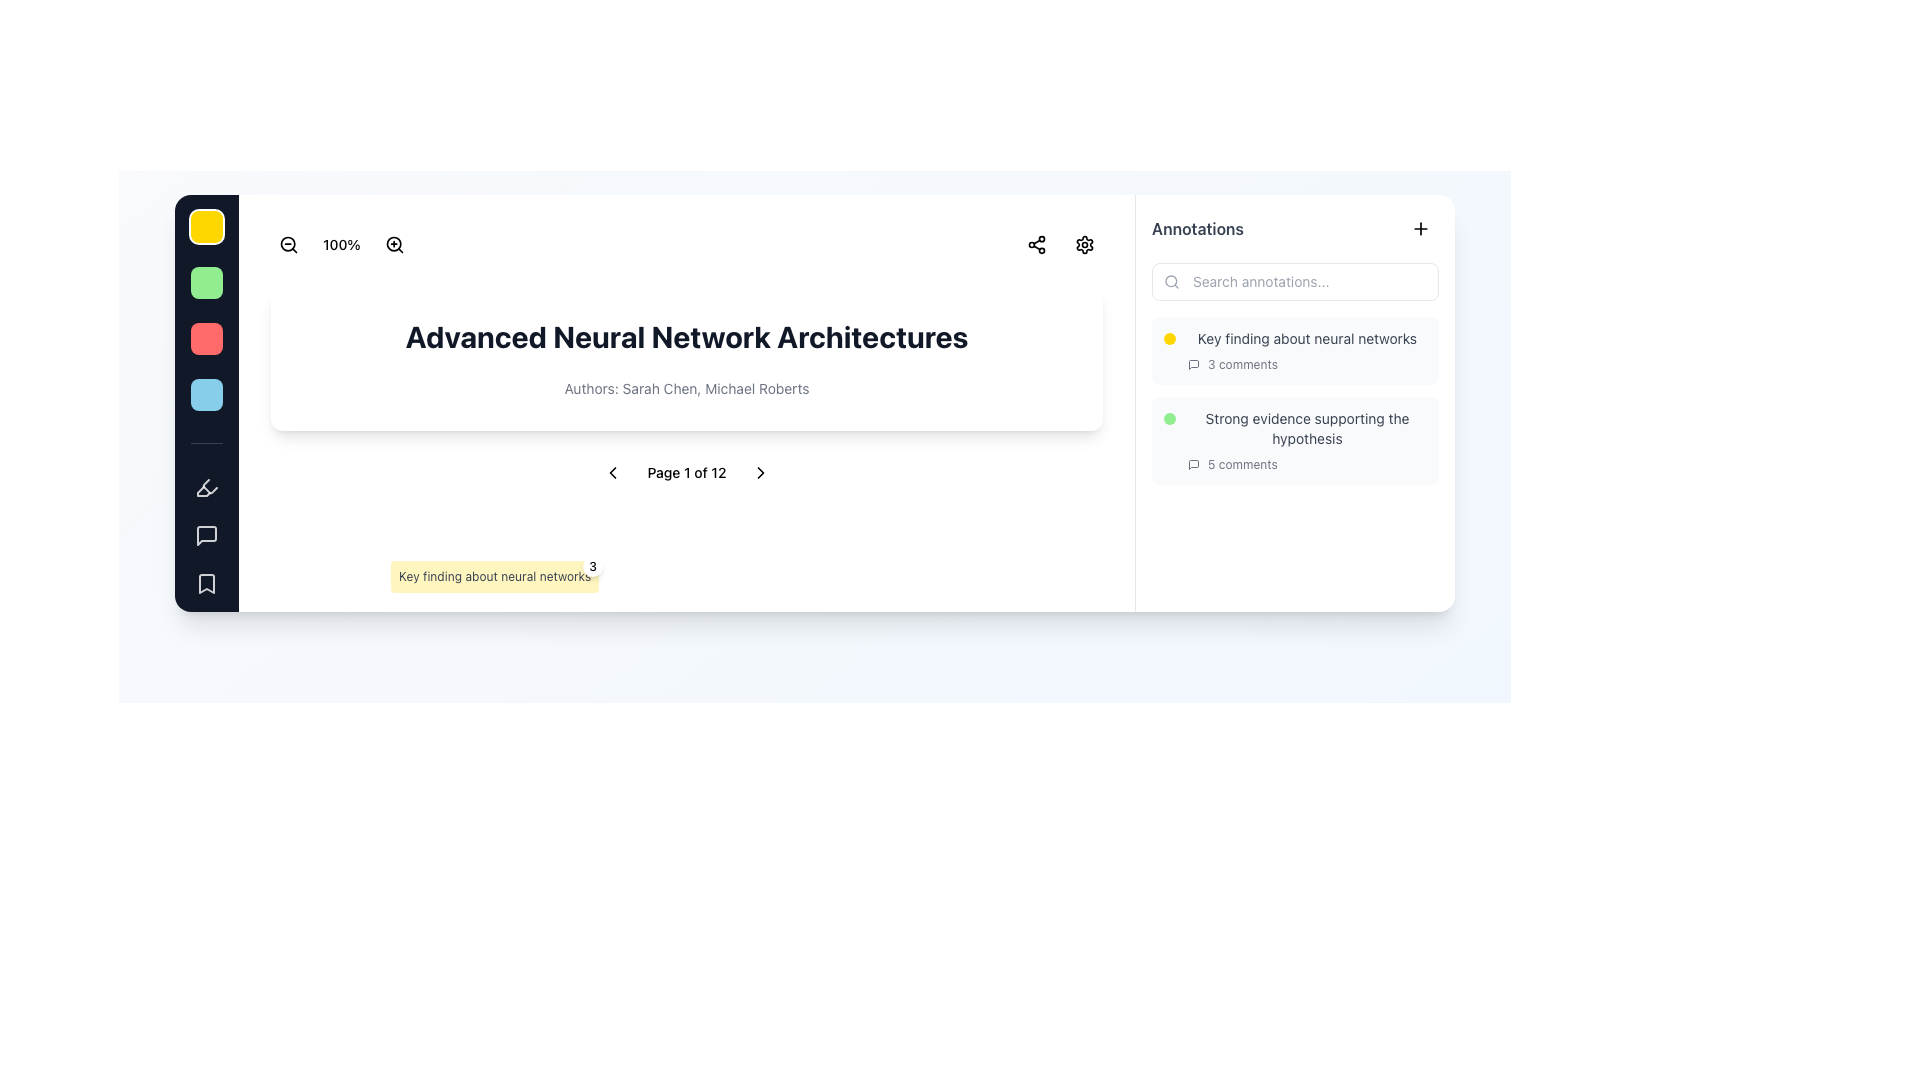 This screenshot has height=1080, width=1920. I want to click on the zoom out button located in the top-left section of the interface, which is the second icon from the left in the horizontal toolbar, positioned to the right of a larger rectangular icon and to the left of a magnifying glass icon, so click(287, 244).